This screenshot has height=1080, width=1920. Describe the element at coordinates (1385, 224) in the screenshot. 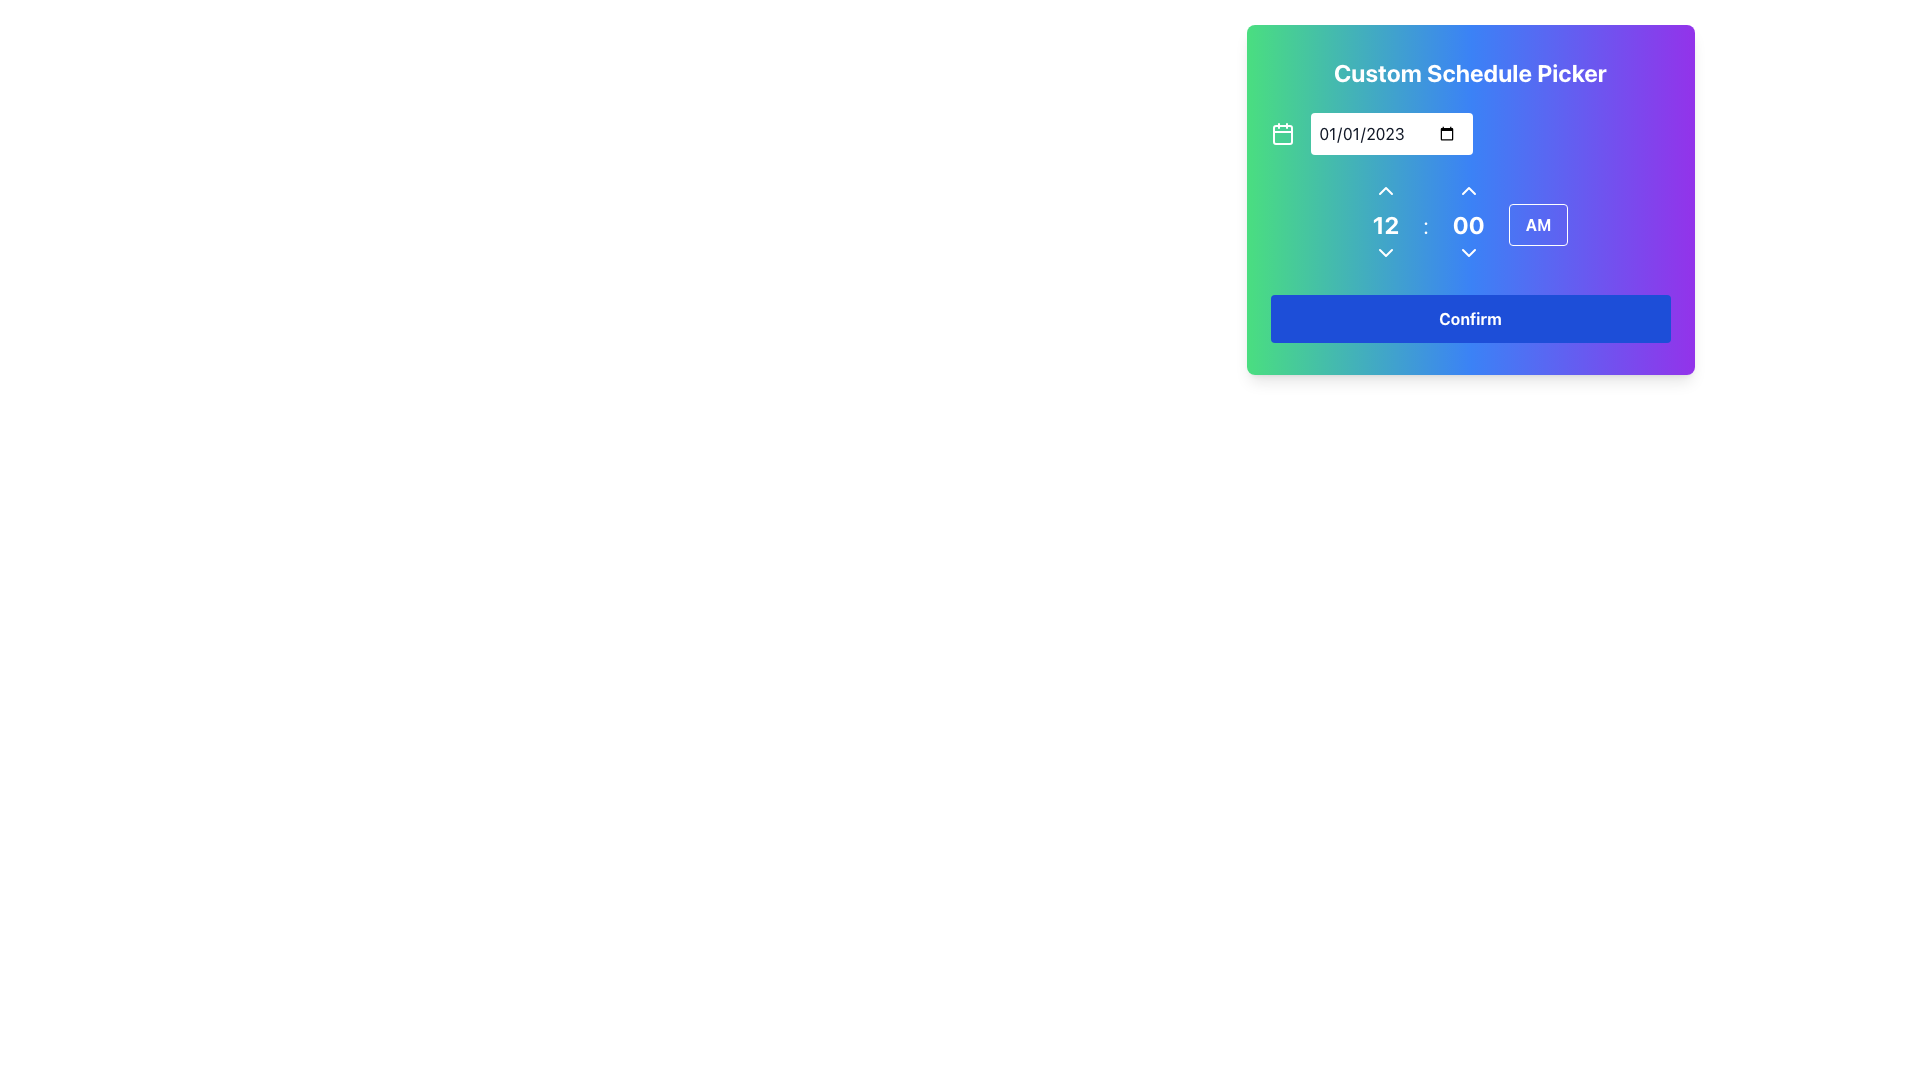

I see `the Text Display element showing the number '12' in a bold and large font style, located within the 'Custom Schedule Picker' interface` at that location.